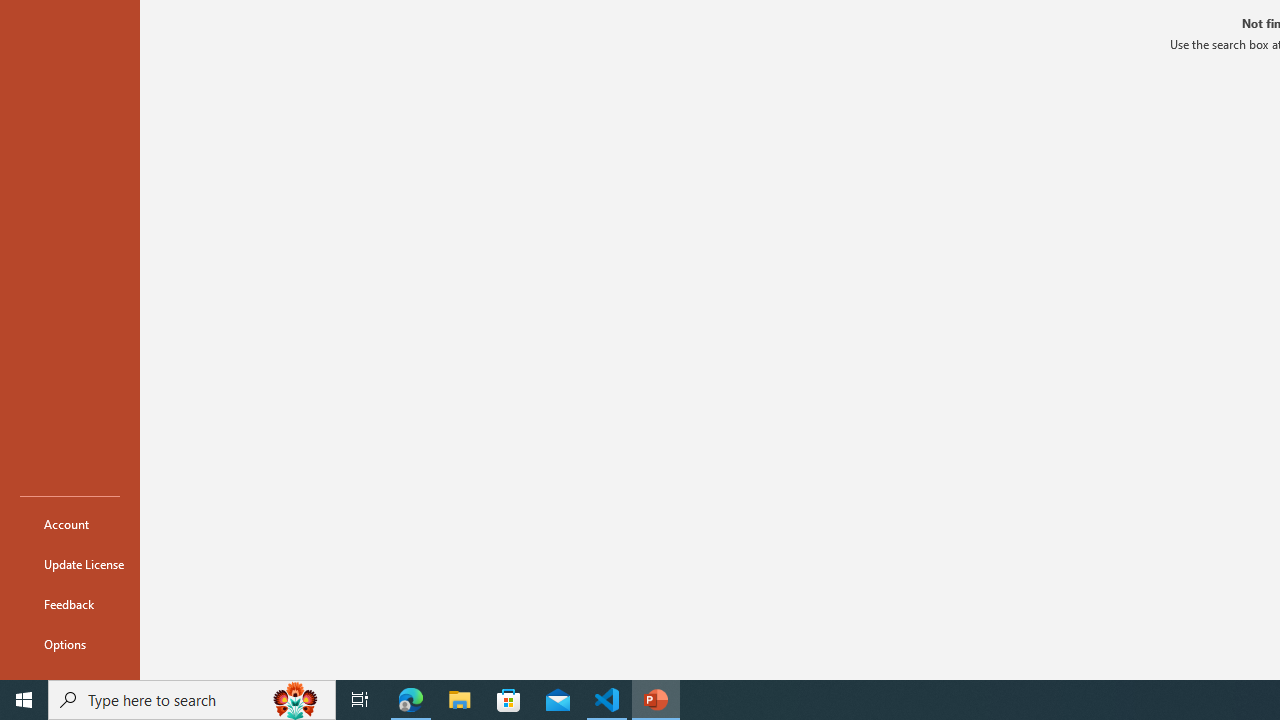 Image resolution: width=1280 pixels, height=720 pixels. I want to click on 'Account', so click(69, 523).